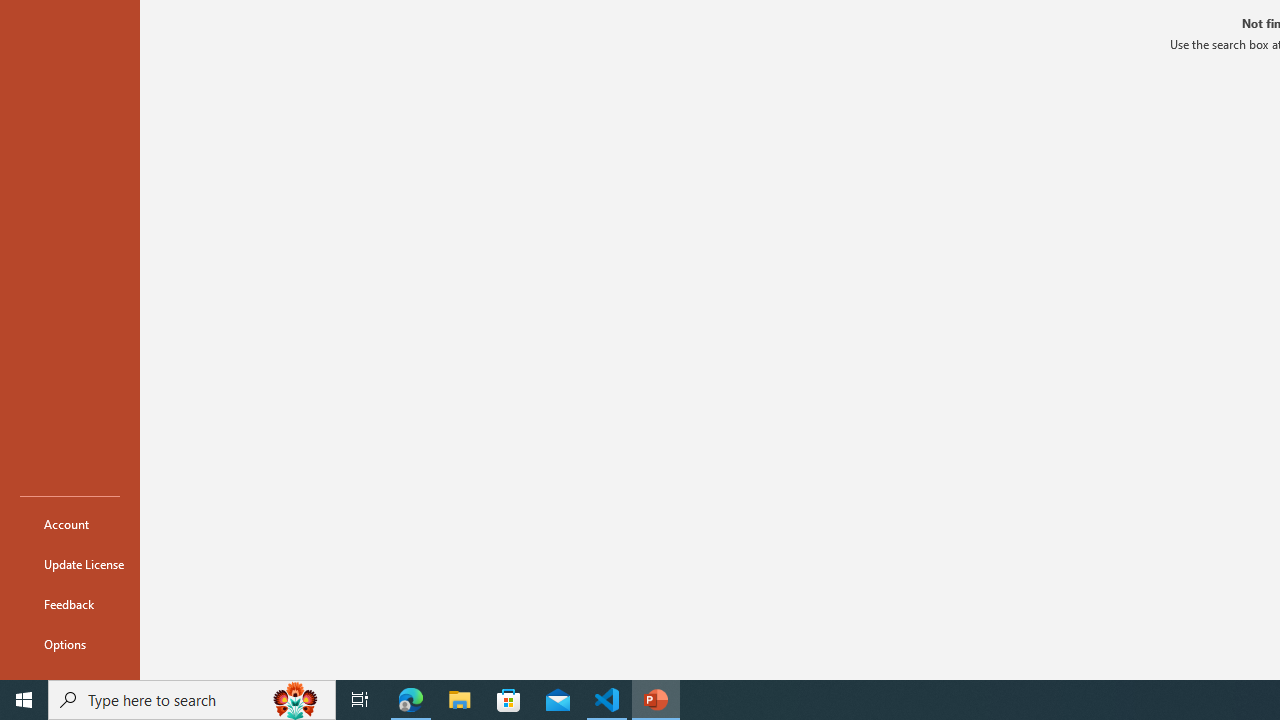 Image resolution: width=1280 pixels, height=720 pixels. I want to click on 'Account', so click(69, 523).